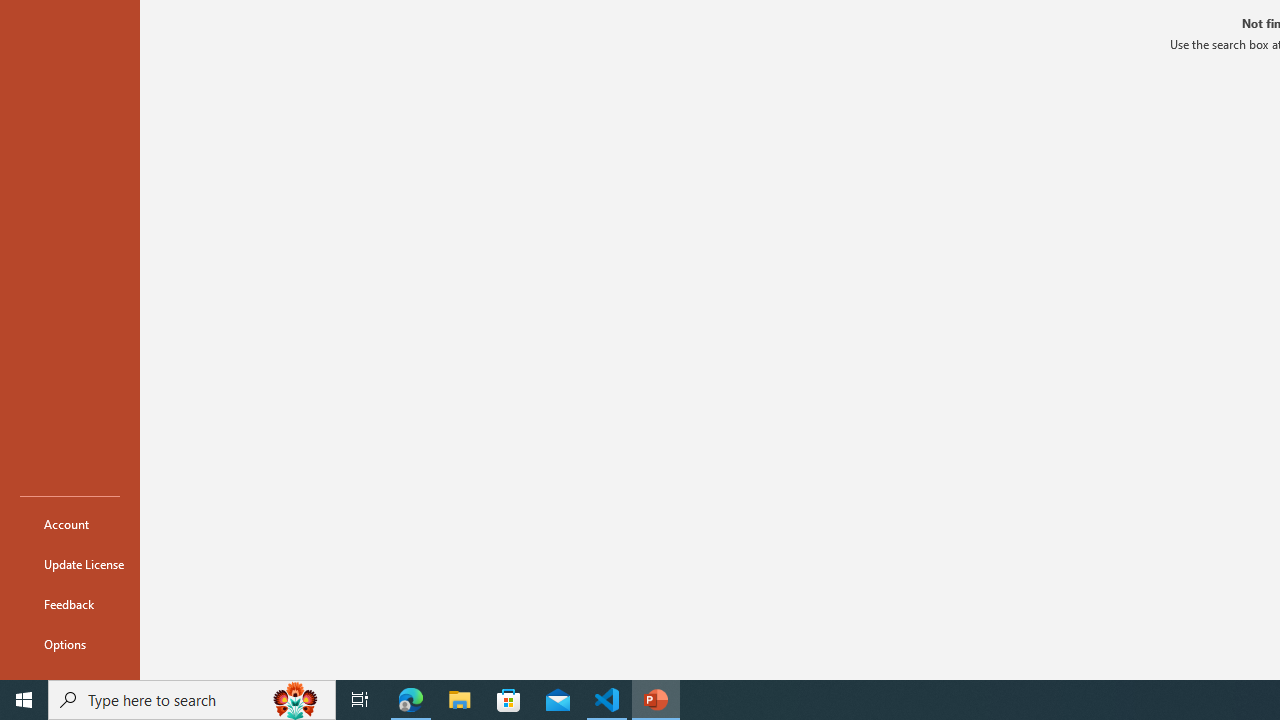 Image resolution: width=1280 pixels, height=720 pixels. I want to click on 'Account', so click(69, 523).